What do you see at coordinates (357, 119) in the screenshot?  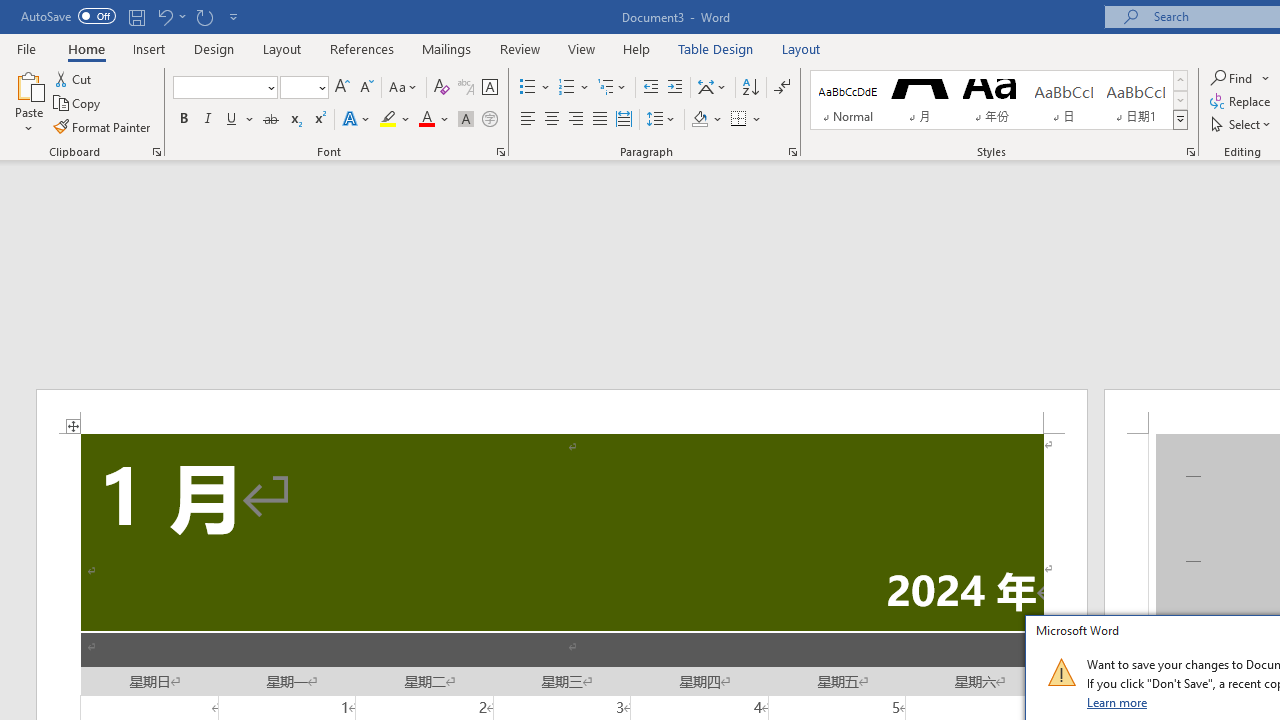 I see `'Text Effects and Typography'` at bounding box center [357, 119].